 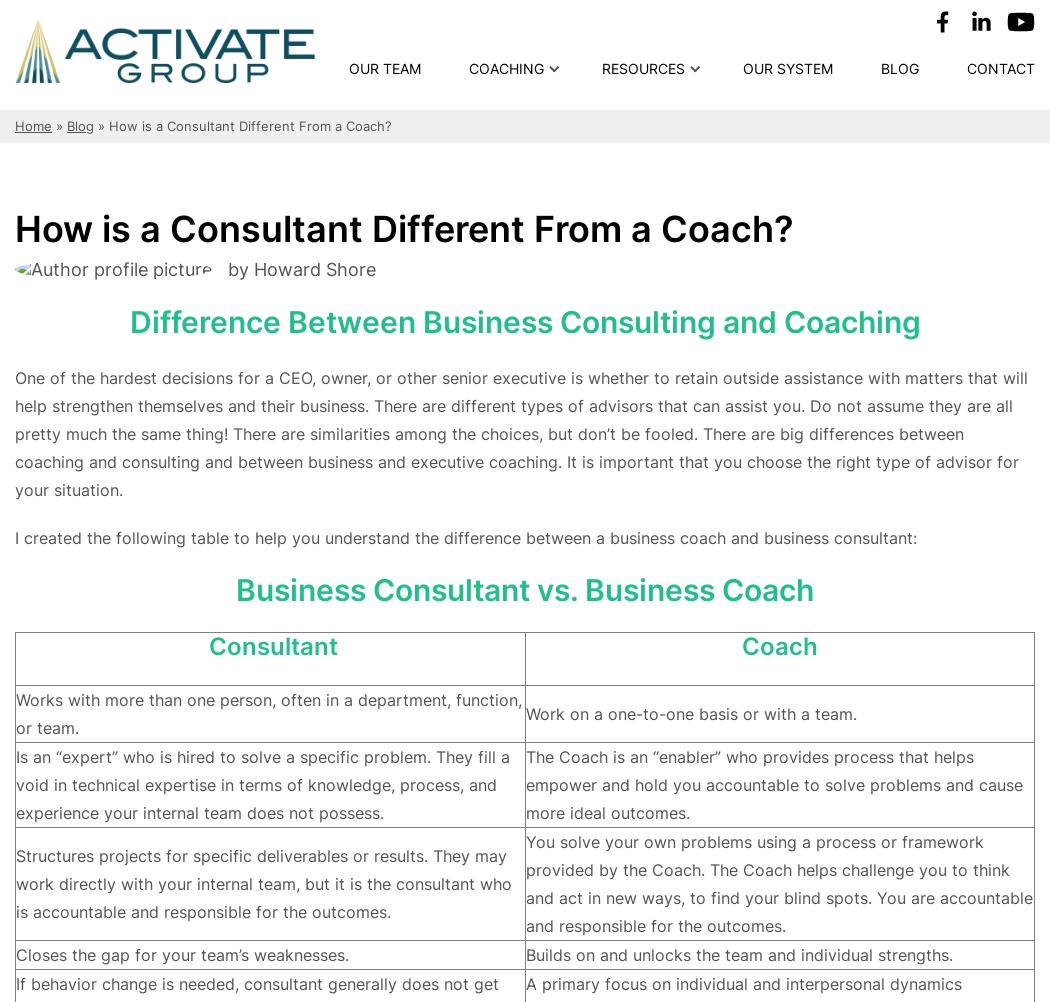 What do you see at coordinates (385, 68) in the screenshot?
I see `'Our Team'` at bounding box center [385, 68].